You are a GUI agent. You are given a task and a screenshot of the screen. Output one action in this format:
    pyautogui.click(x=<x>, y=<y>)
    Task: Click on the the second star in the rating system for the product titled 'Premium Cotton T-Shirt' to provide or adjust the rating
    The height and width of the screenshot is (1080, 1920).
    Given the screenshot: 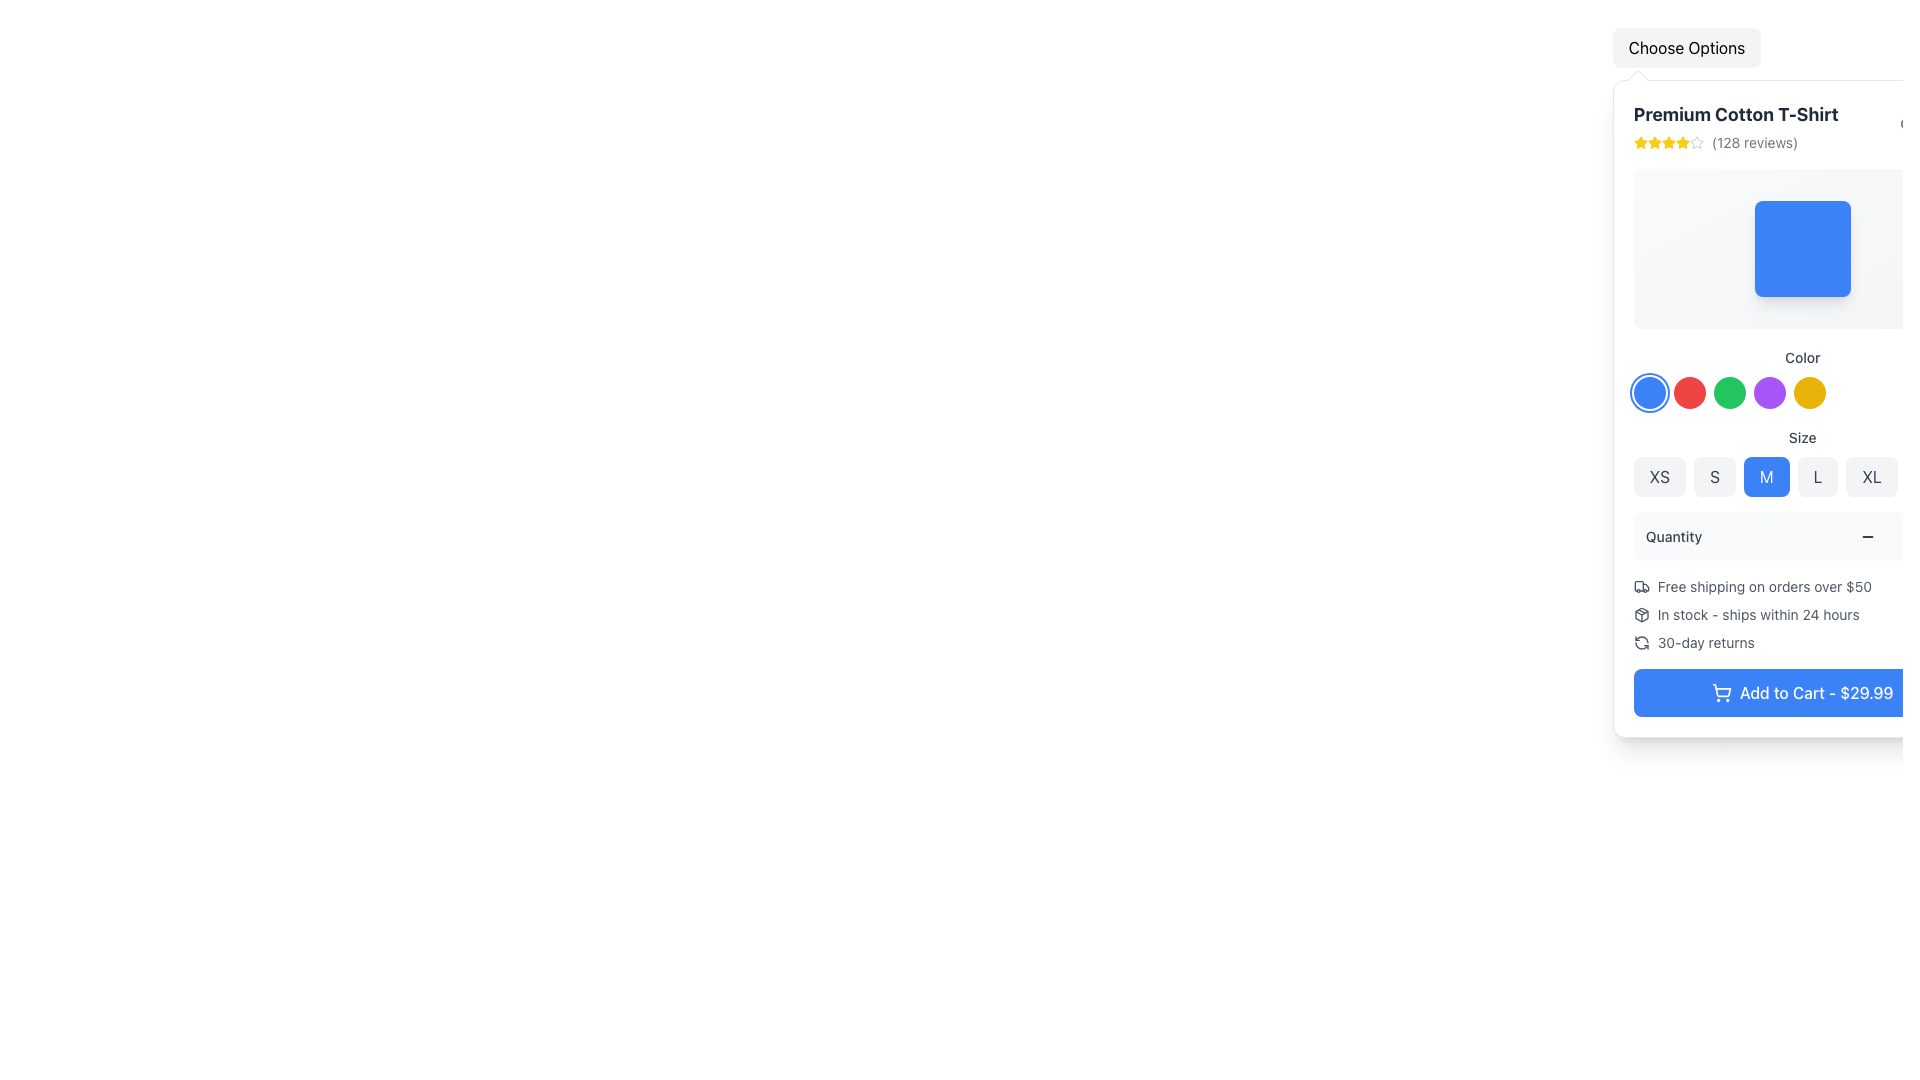 What is the action you would take?
    pyautogui.click(x=1640, y=141)
    